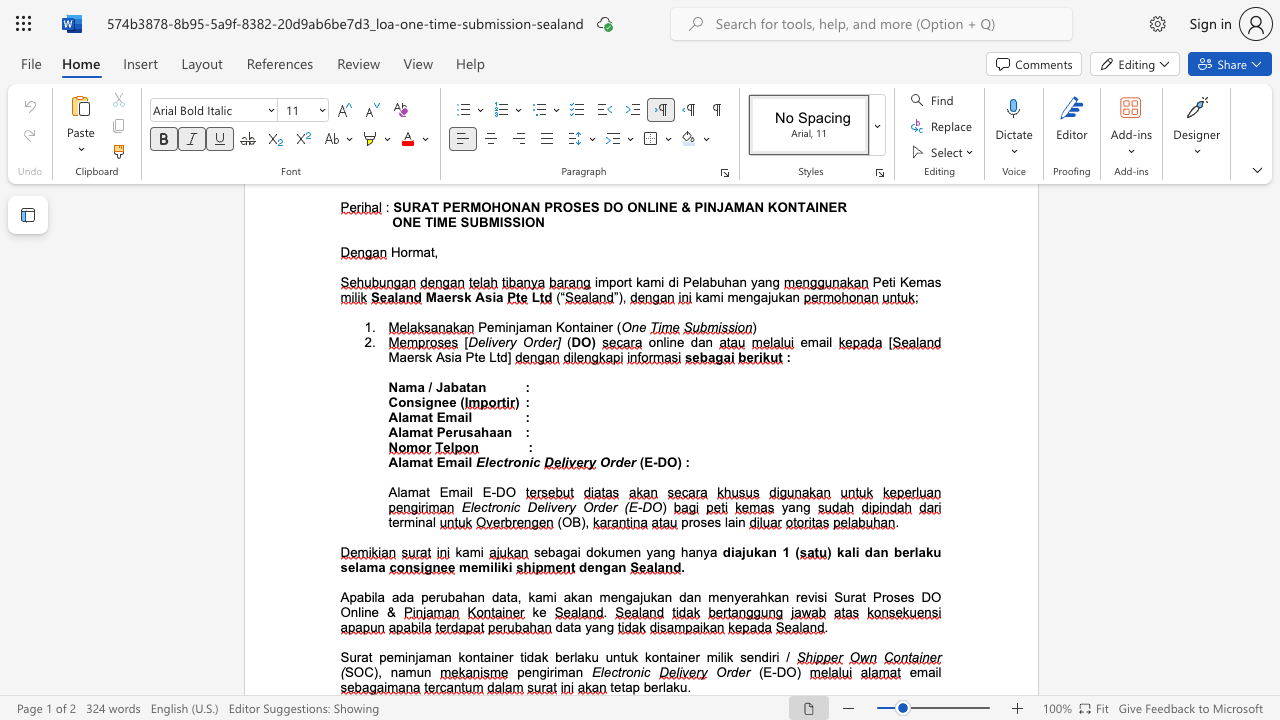  Describe the element at coordinates (679, 686) in the screenshot. I see `the subset text "u." within the text "tetap berlaku."` at that location.